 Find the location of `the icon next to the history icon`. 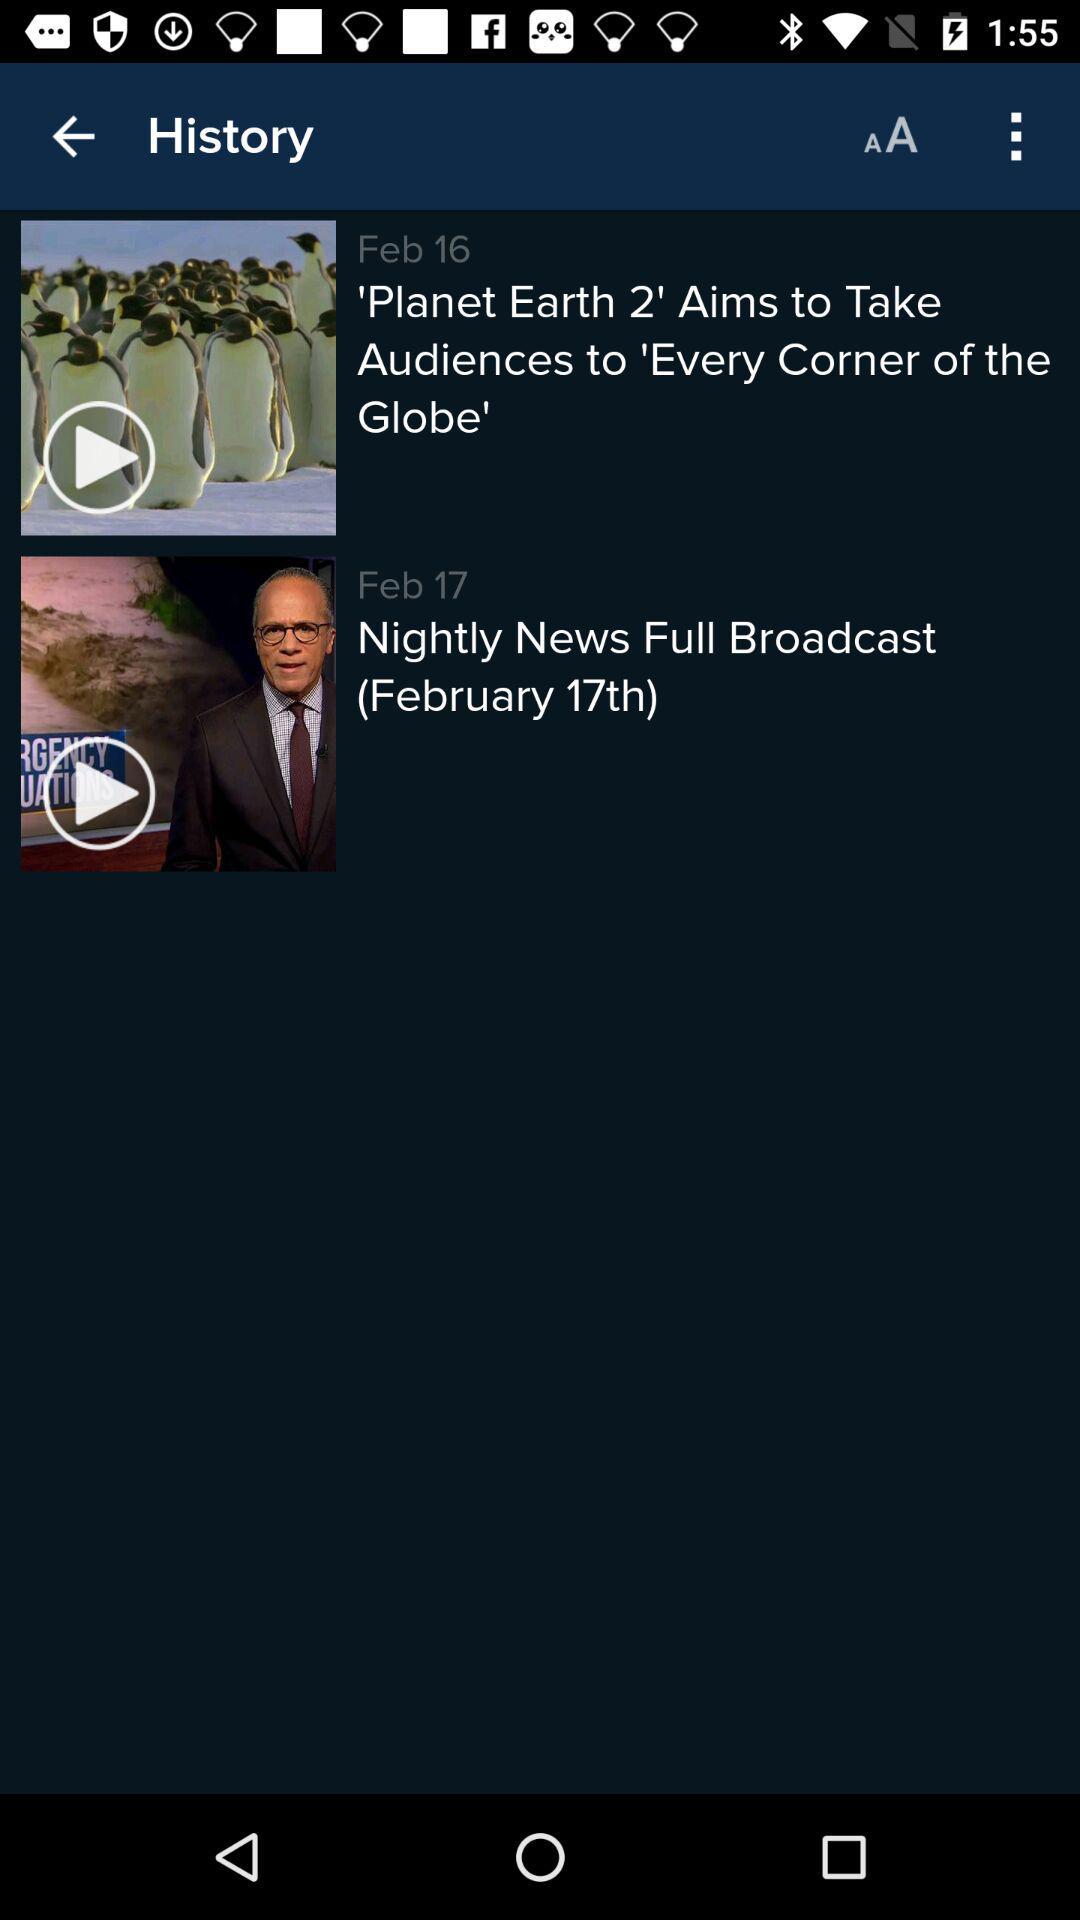

the icon next to the history icon is located at coordinates (889, 135).